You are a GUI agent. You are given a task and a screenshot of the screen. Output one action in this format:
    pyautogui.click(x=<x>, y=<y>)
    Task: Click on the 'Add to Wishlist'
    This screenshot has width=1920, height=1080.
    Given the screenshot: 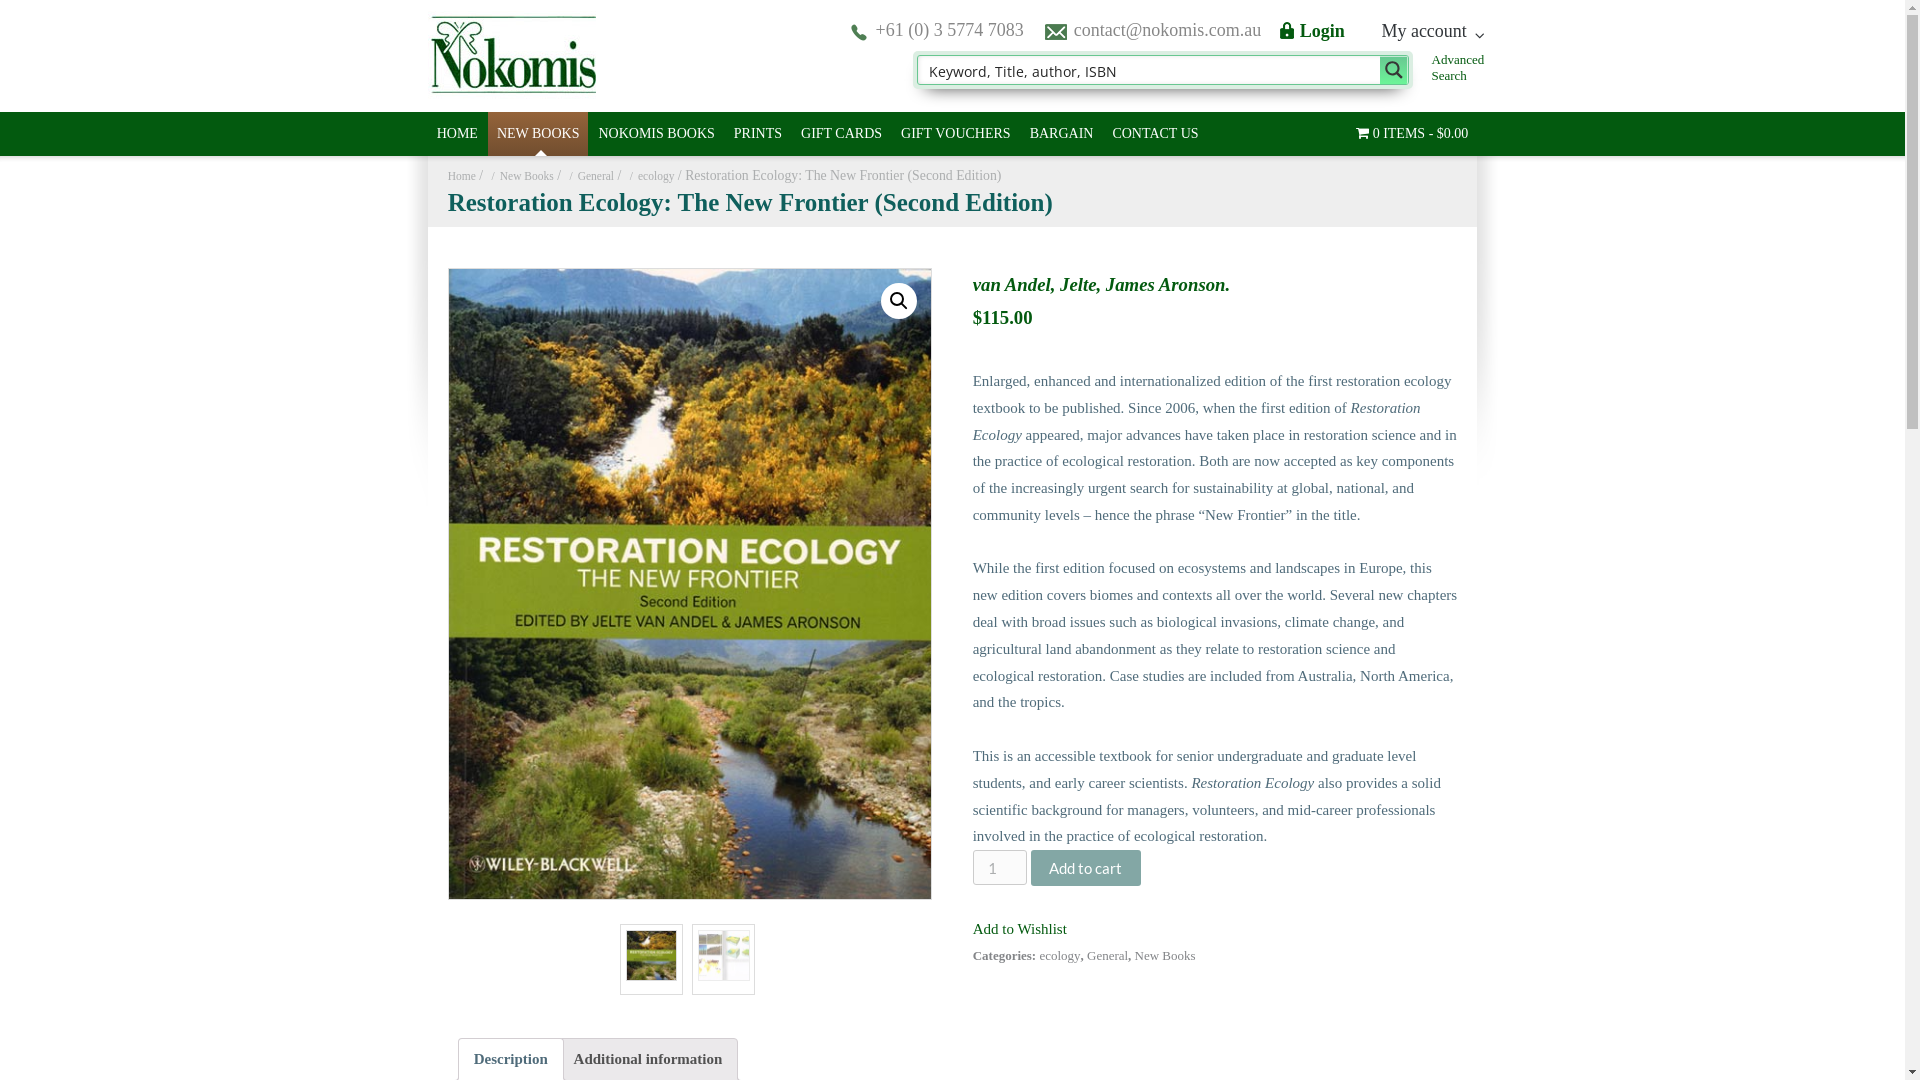 What is the action you would take?
    pyautogui.click(x=1019, y=929)
    